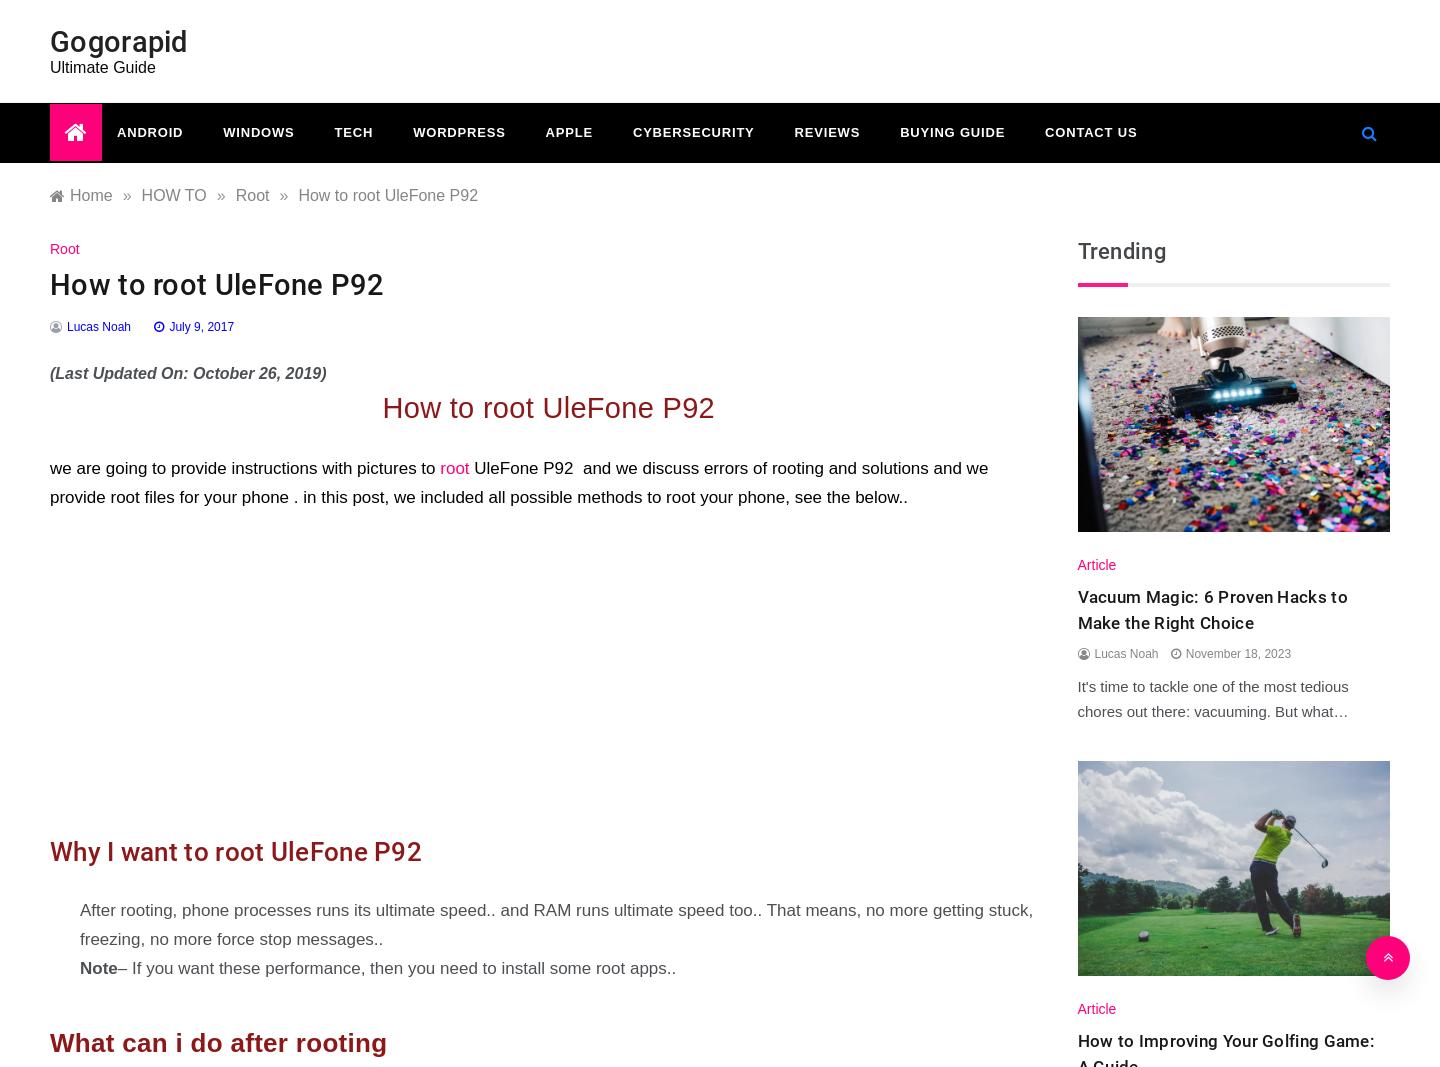 This screenshot has height=1067, width=1440. What do you see at coordinates (257, 131) in the screenshot?
I see `'Windows'` at bounding box center [257, 131].